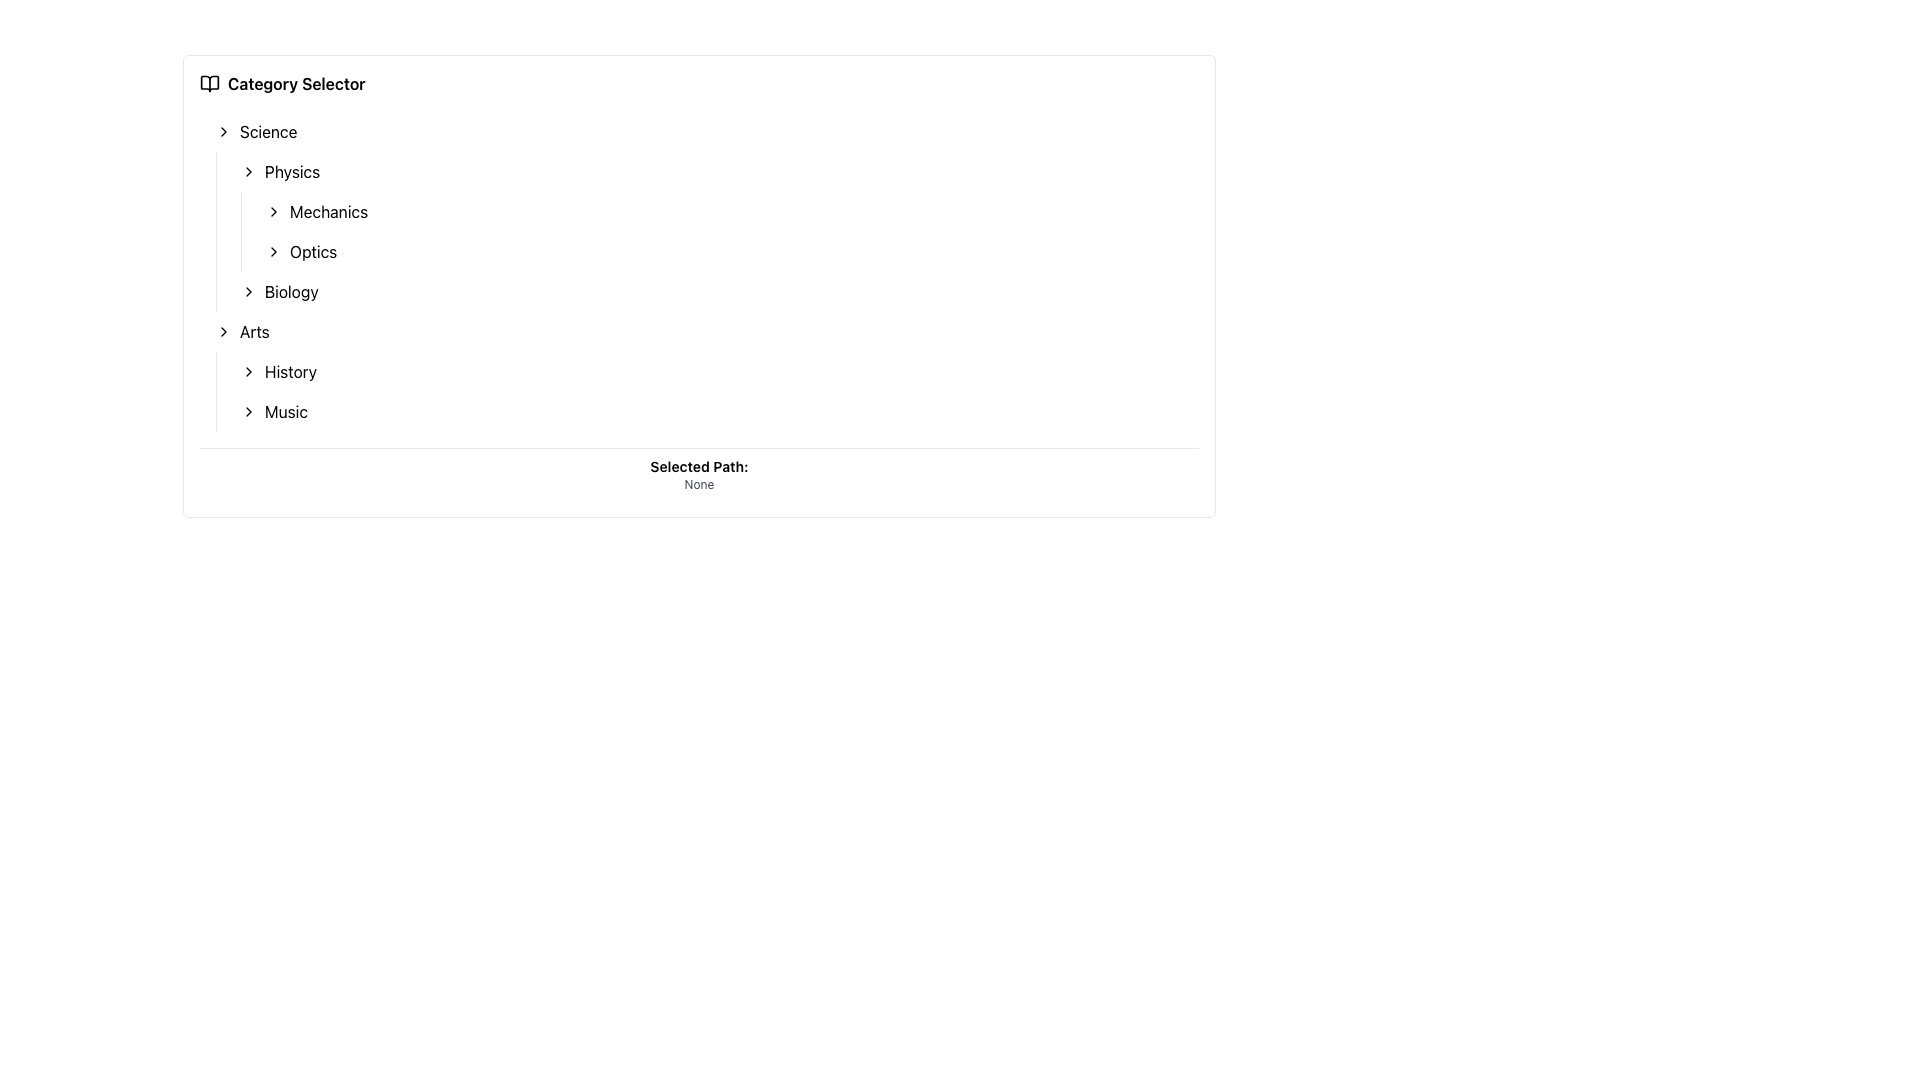 Image resolution: width=1920 pixels, height=1080 pixels. Describe the element at coordinates (253, 330) in the screenshot. I see `the text label 'Arts'` at that location.